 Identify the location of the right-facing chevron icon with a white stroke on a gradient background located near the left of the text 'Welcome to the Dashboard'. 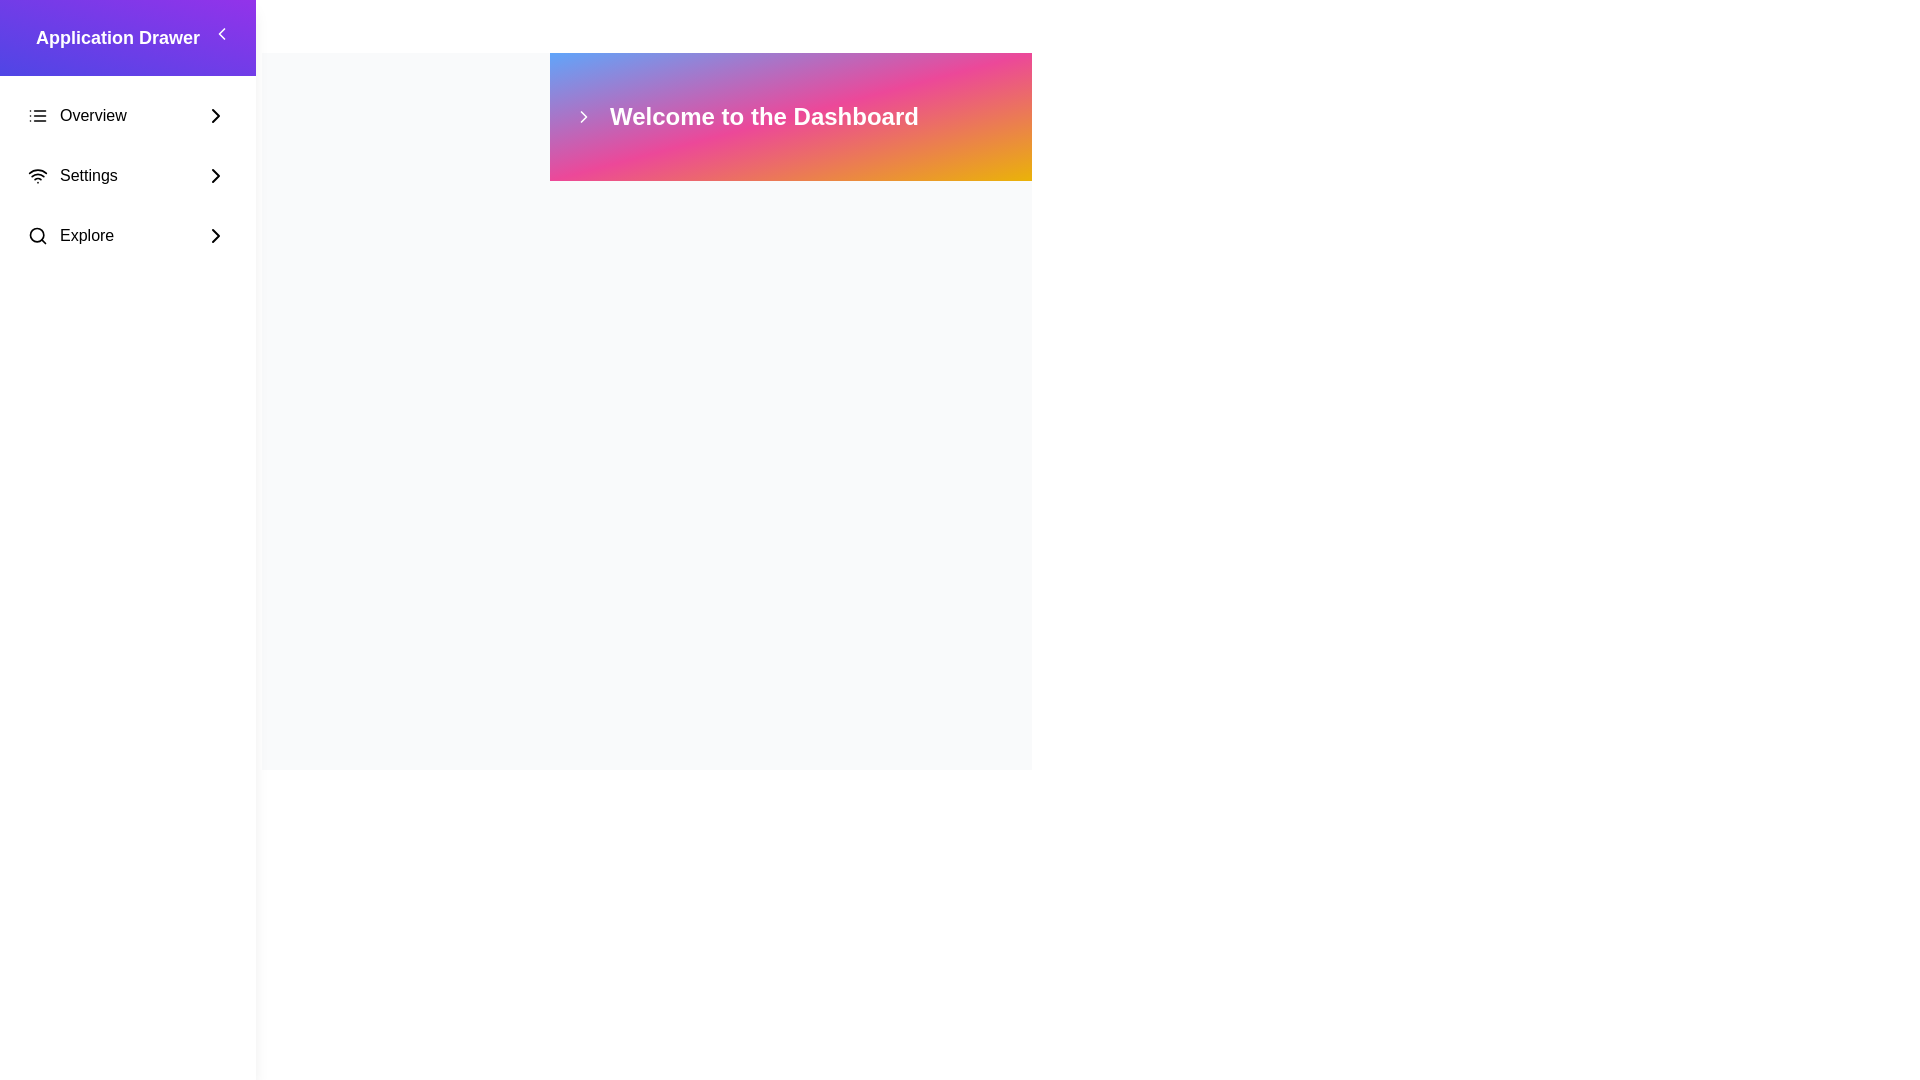
(583, 116).